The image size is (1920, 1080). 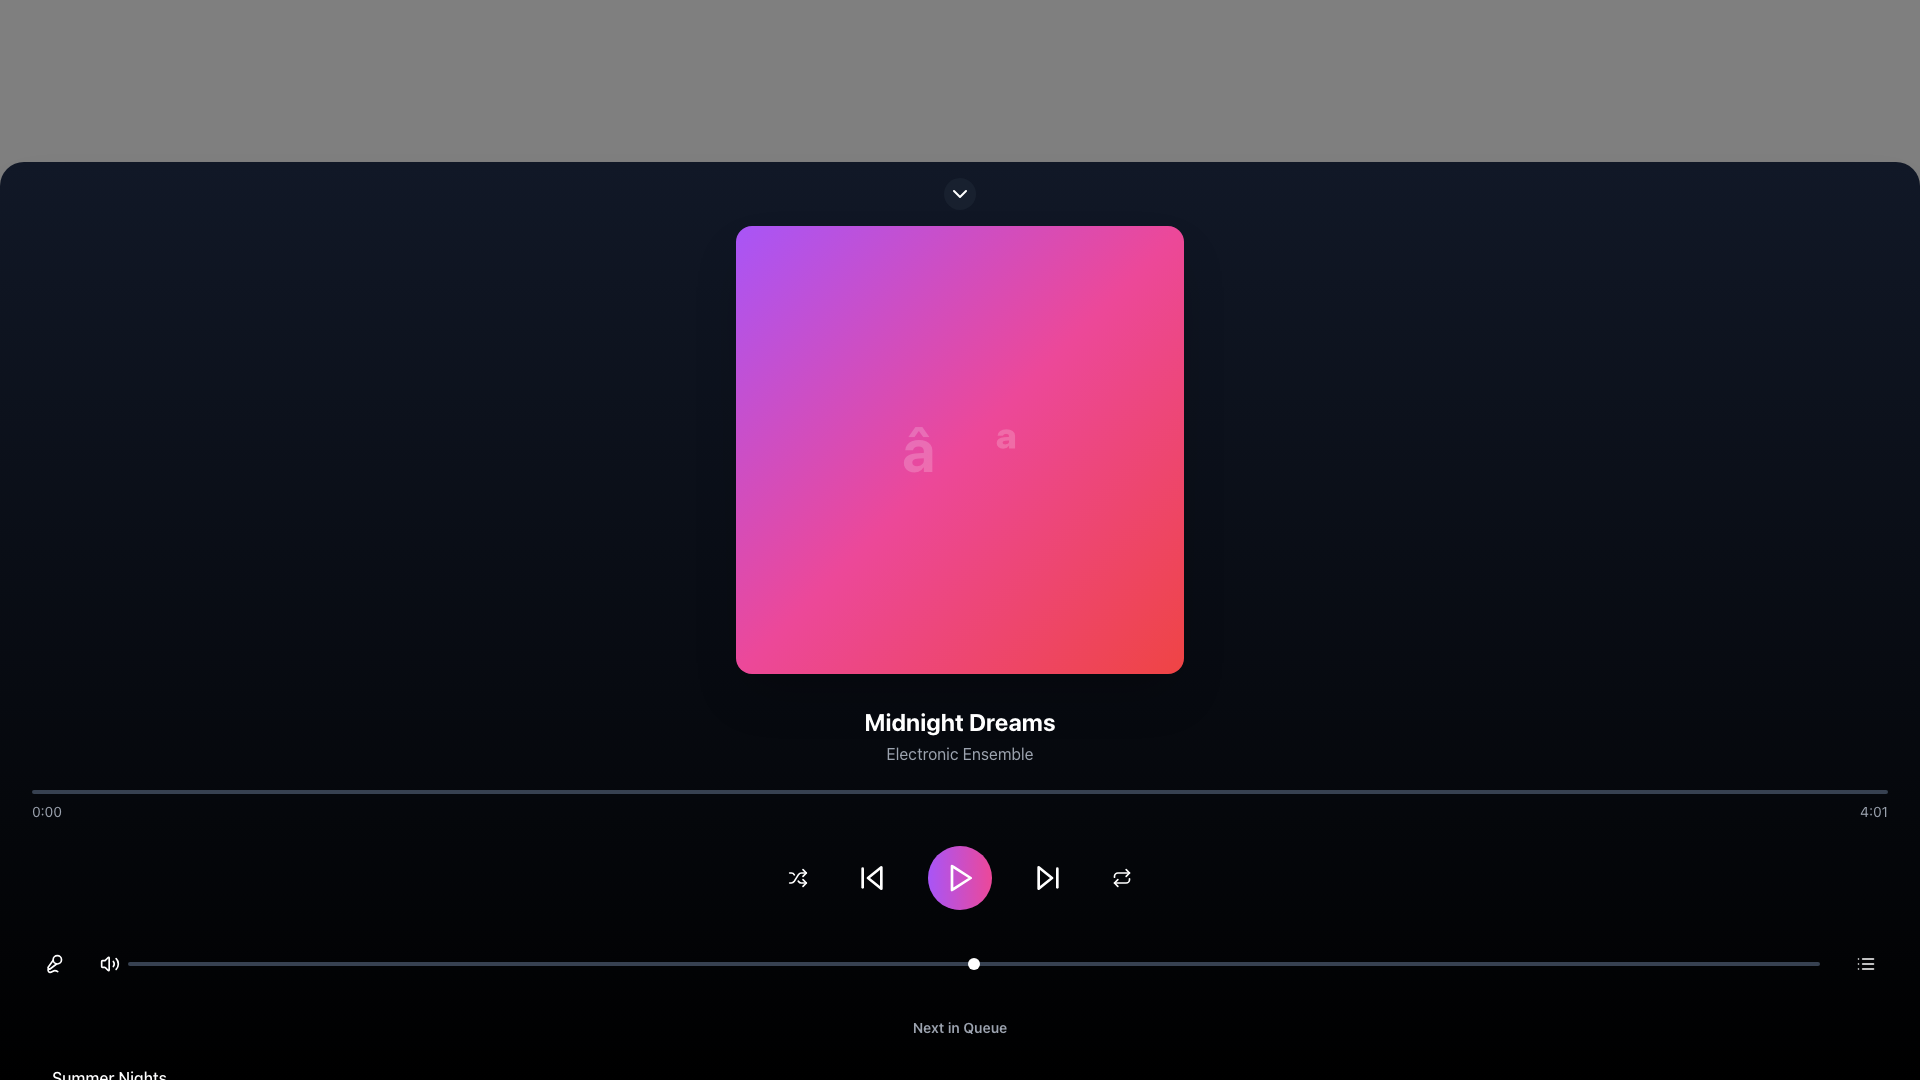 I want to click on the slider value, so click(x=448, y=963).